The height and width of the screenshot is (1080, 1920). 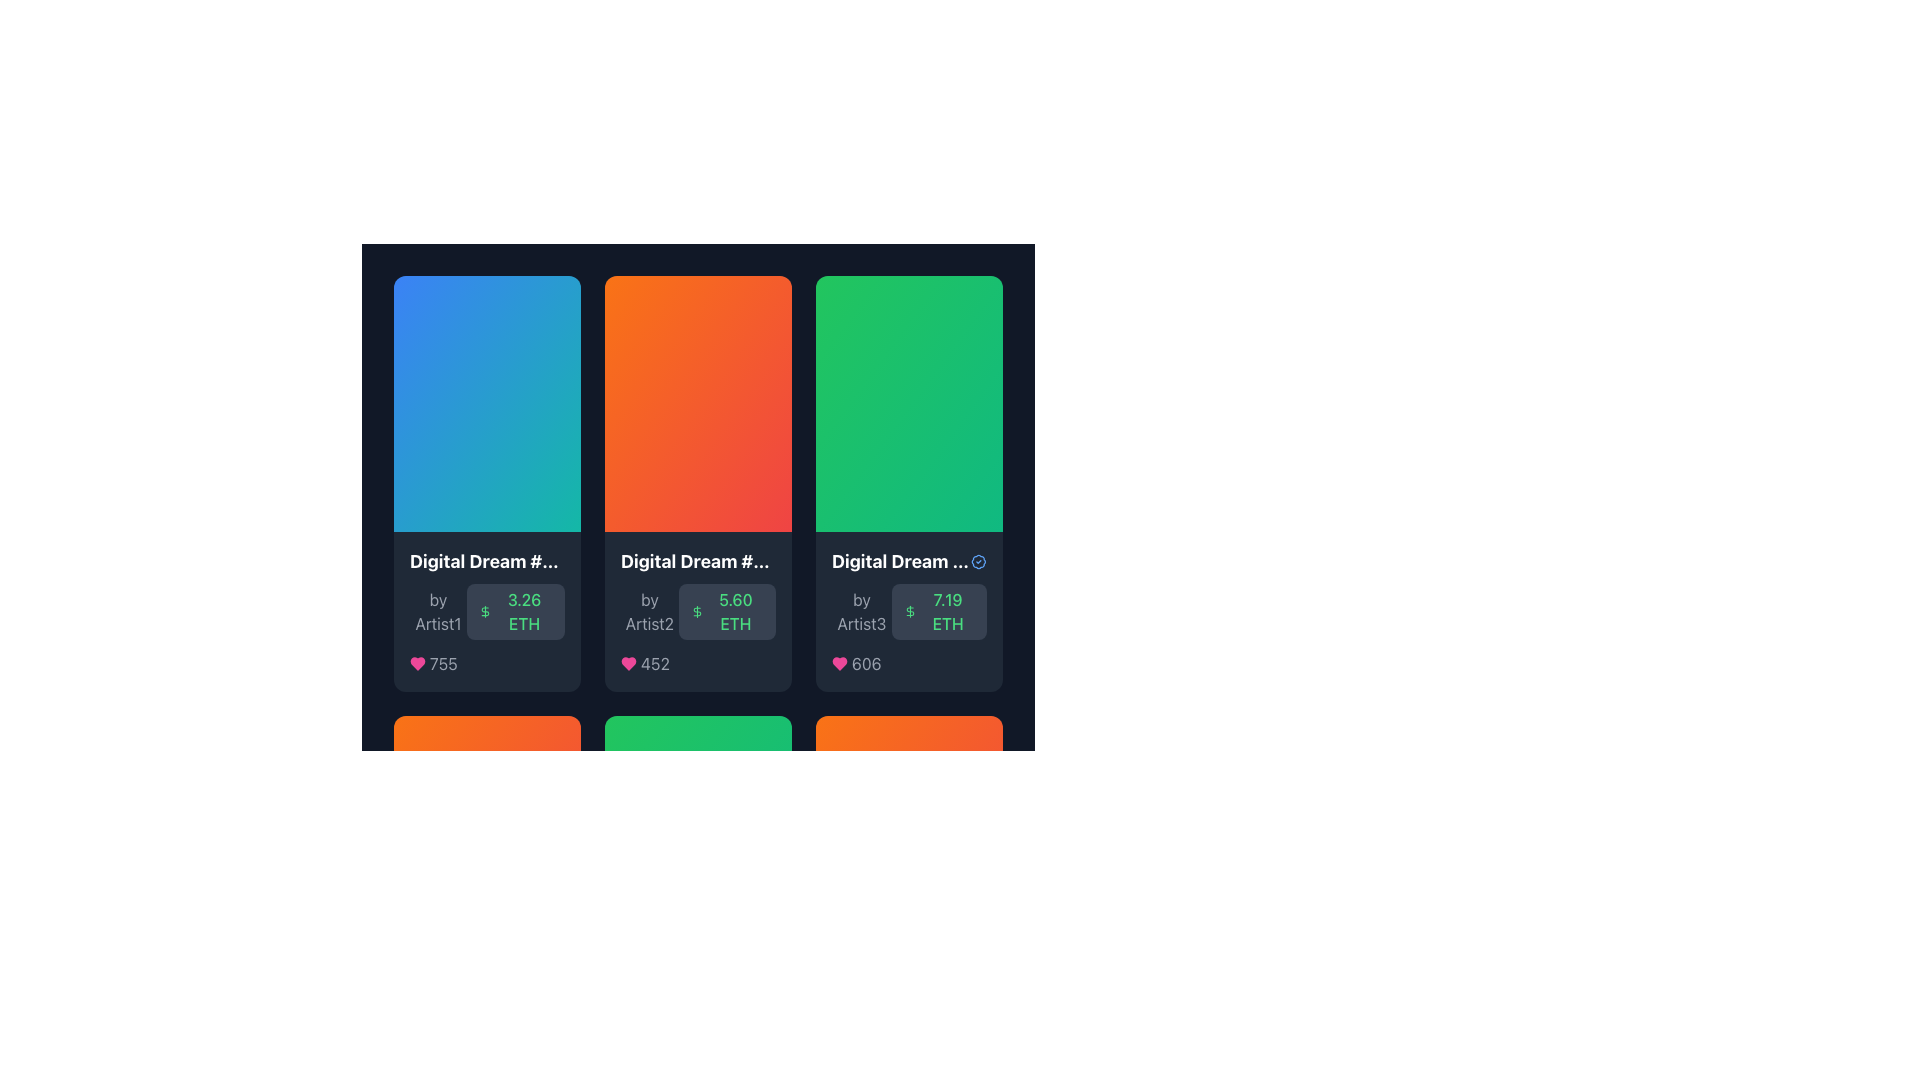 I want to click on the monetary value label located beneath 'by Artist1' in the leftmost column of the three-column grid, so click(x=515, y=611).